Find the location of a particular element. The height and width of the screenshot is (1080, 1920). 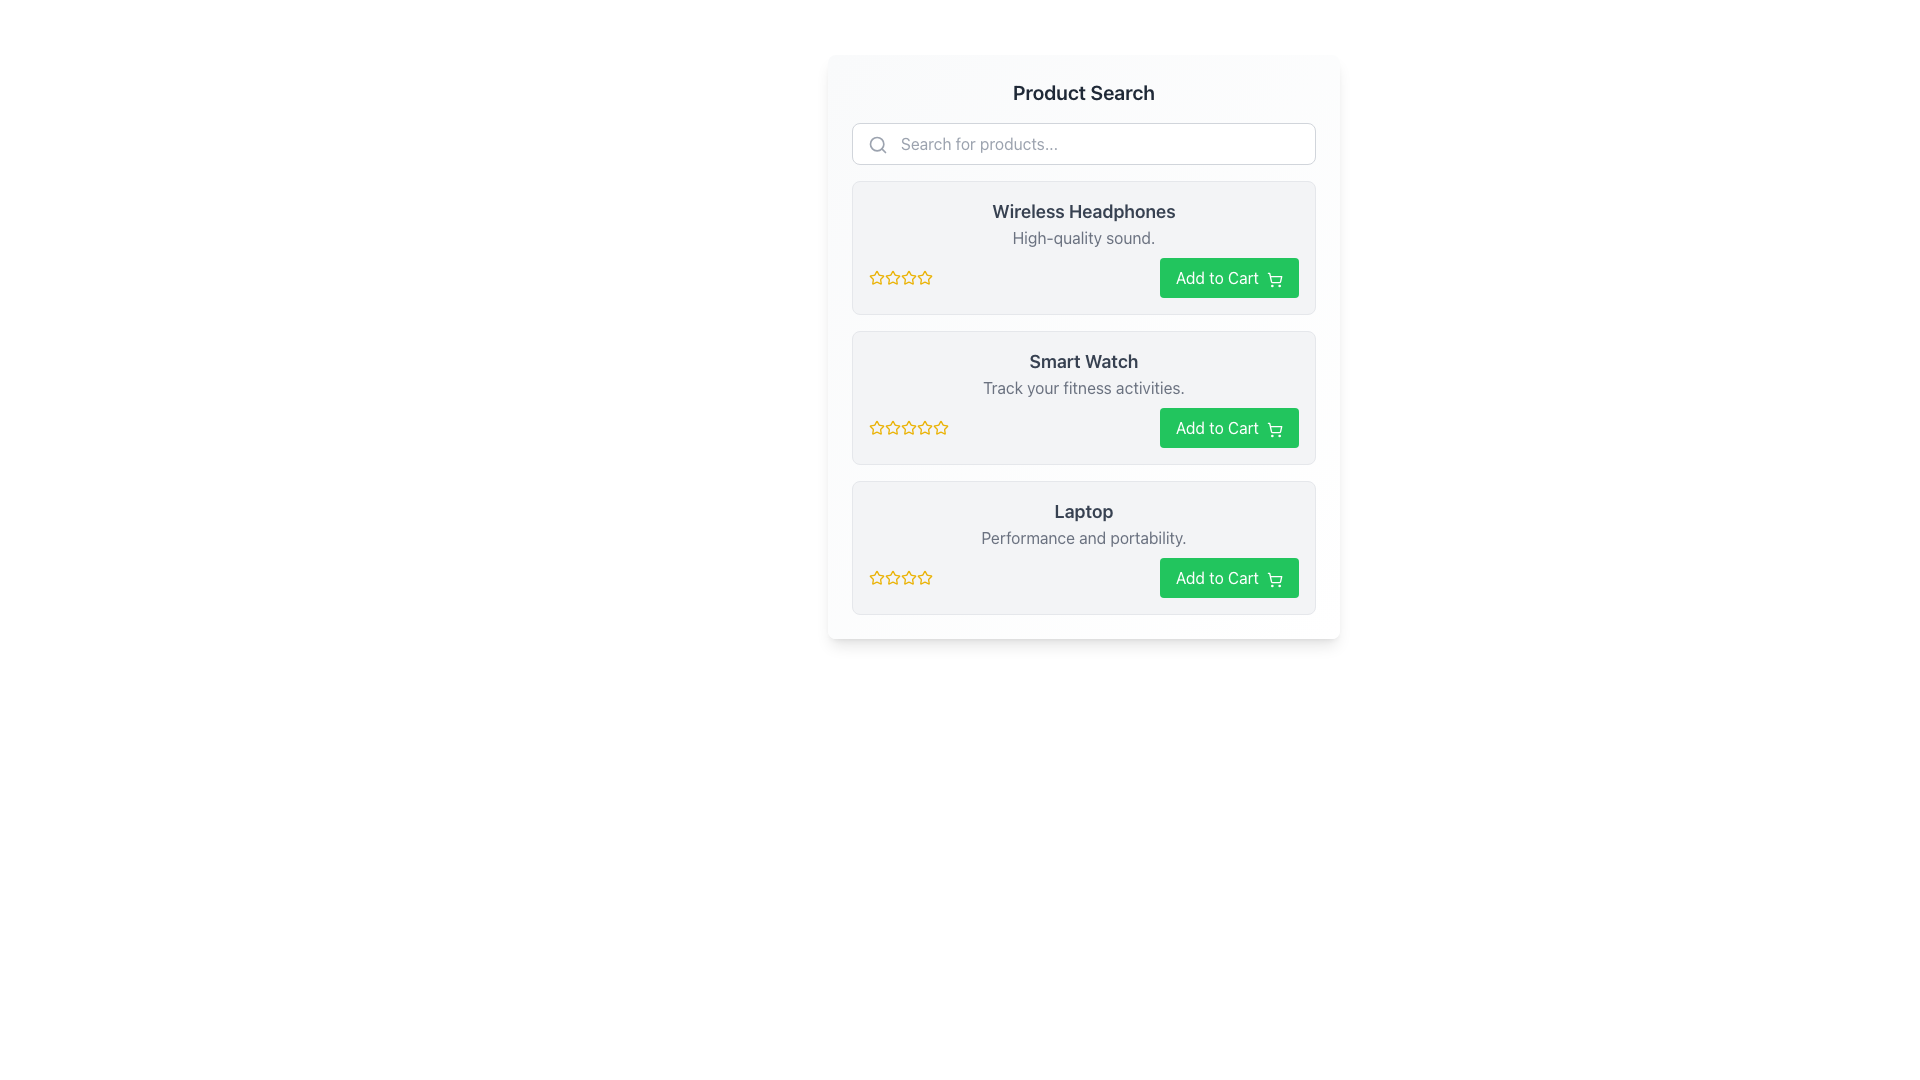

the fourth star in the rating component under the 'Smart Watch' item is located at coordinates (907, 427).